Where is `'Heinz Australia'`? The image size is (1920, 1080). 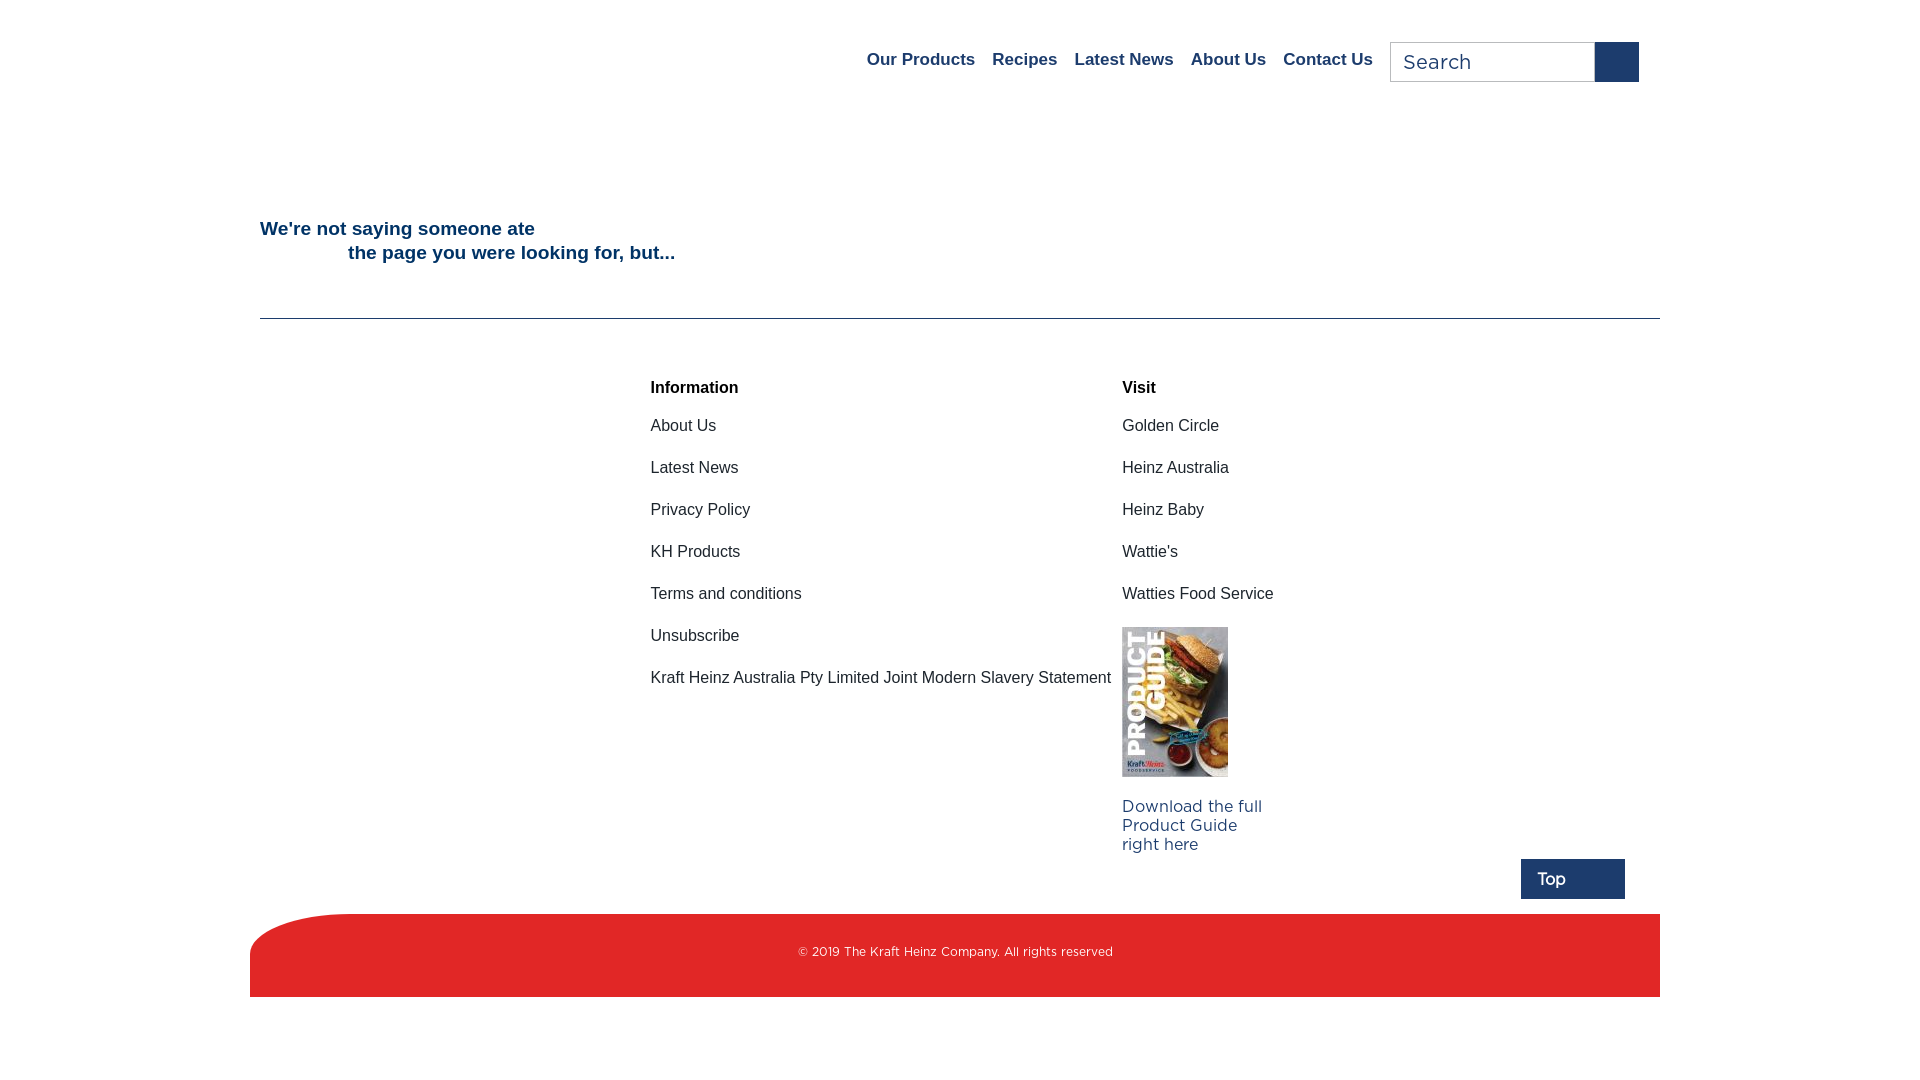
'Heinz Australia' is located at coordinates (1197, 479).